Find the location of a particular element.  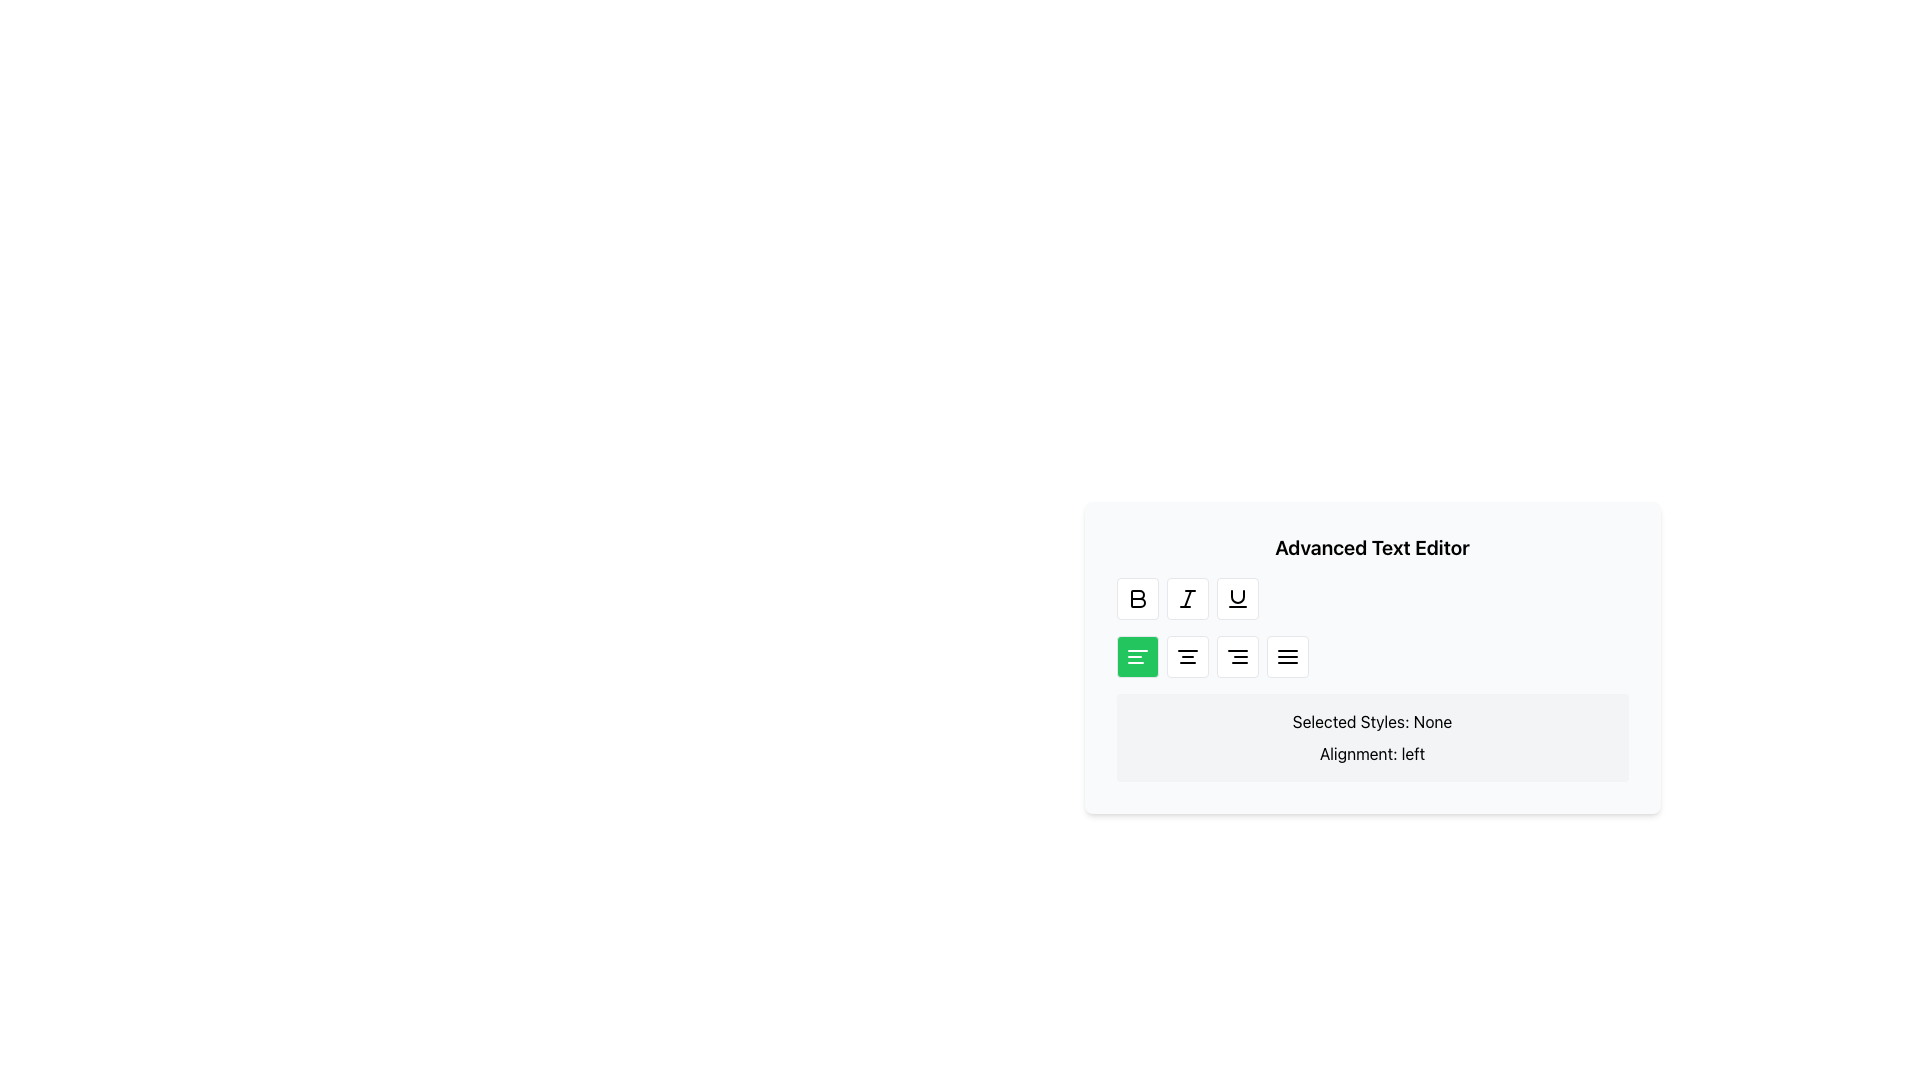

the left alignment button in the Advanced Text Editor toolbar to apply left alignment to the selected text is located at coordinates (1137, 656).